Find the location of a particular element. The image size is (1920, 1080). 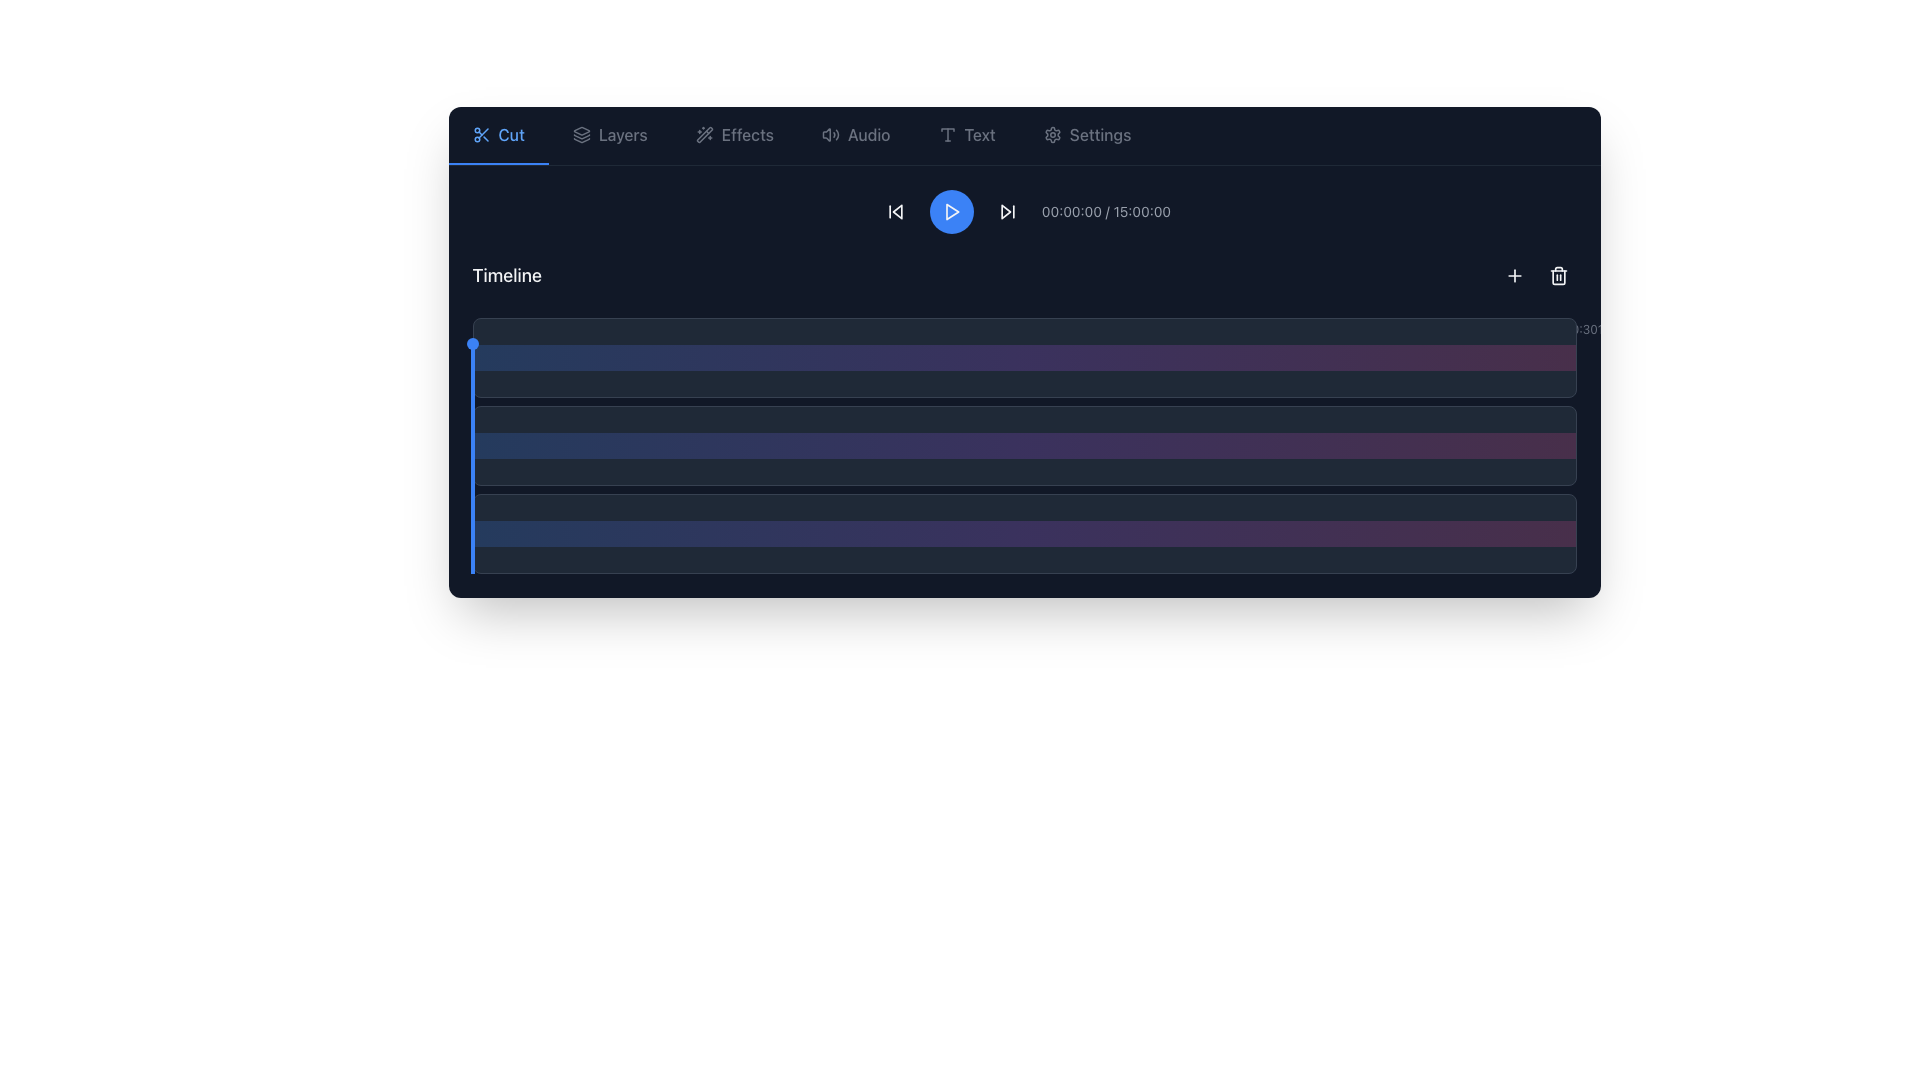

the sixth time marker in the timeline component, which displays a specific time reference within a scheduling interface is located at coordinates (625, 329).